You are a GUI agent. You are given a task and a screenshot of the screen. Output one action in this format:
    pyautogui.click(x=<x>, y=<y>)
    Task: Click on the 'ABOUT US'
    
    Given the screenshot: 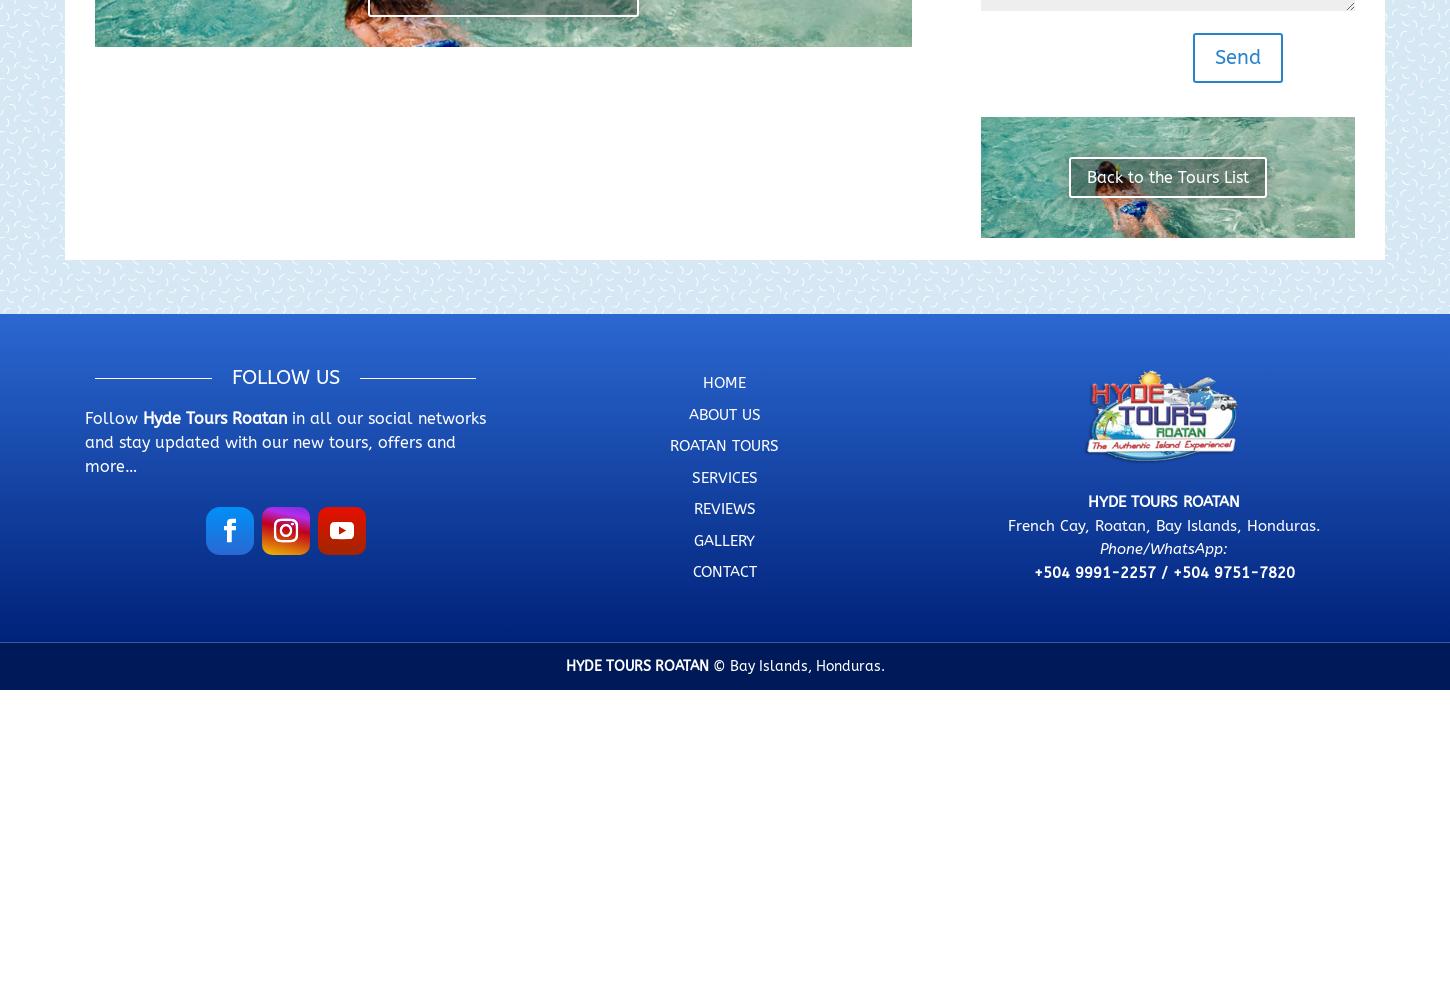 What is the action you would take?
    pyautogui.click(x=722, y=414)
    